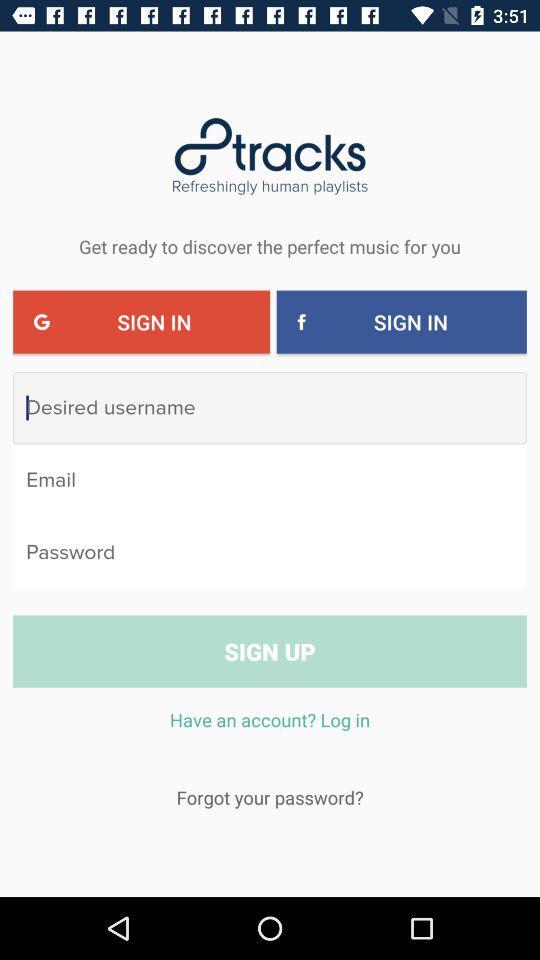 This screenshot has width=540, height=960. I want to click on desired username, so click(270, 407).